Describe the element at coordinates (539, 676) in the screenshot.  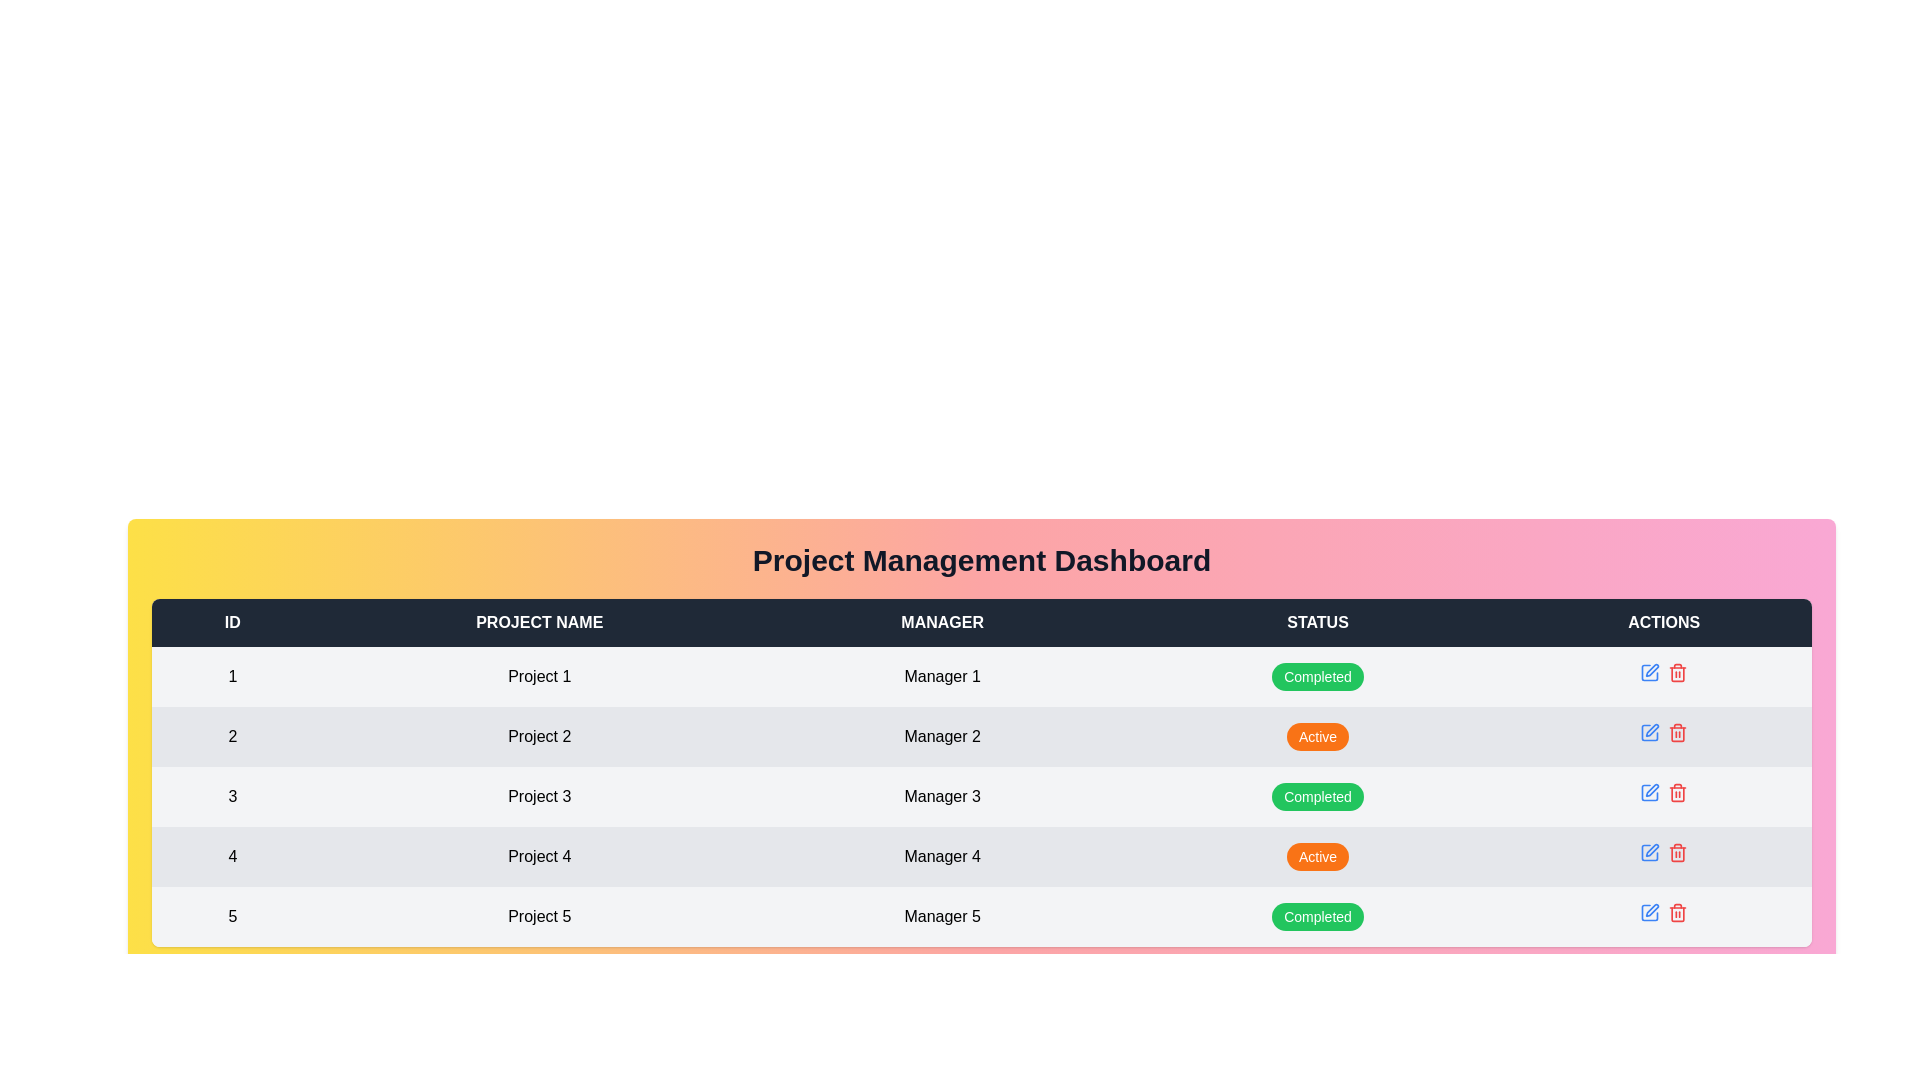
I see `on the text field containing 'Project 1' in the table under the 'PROJECT NAME' column` at that location.